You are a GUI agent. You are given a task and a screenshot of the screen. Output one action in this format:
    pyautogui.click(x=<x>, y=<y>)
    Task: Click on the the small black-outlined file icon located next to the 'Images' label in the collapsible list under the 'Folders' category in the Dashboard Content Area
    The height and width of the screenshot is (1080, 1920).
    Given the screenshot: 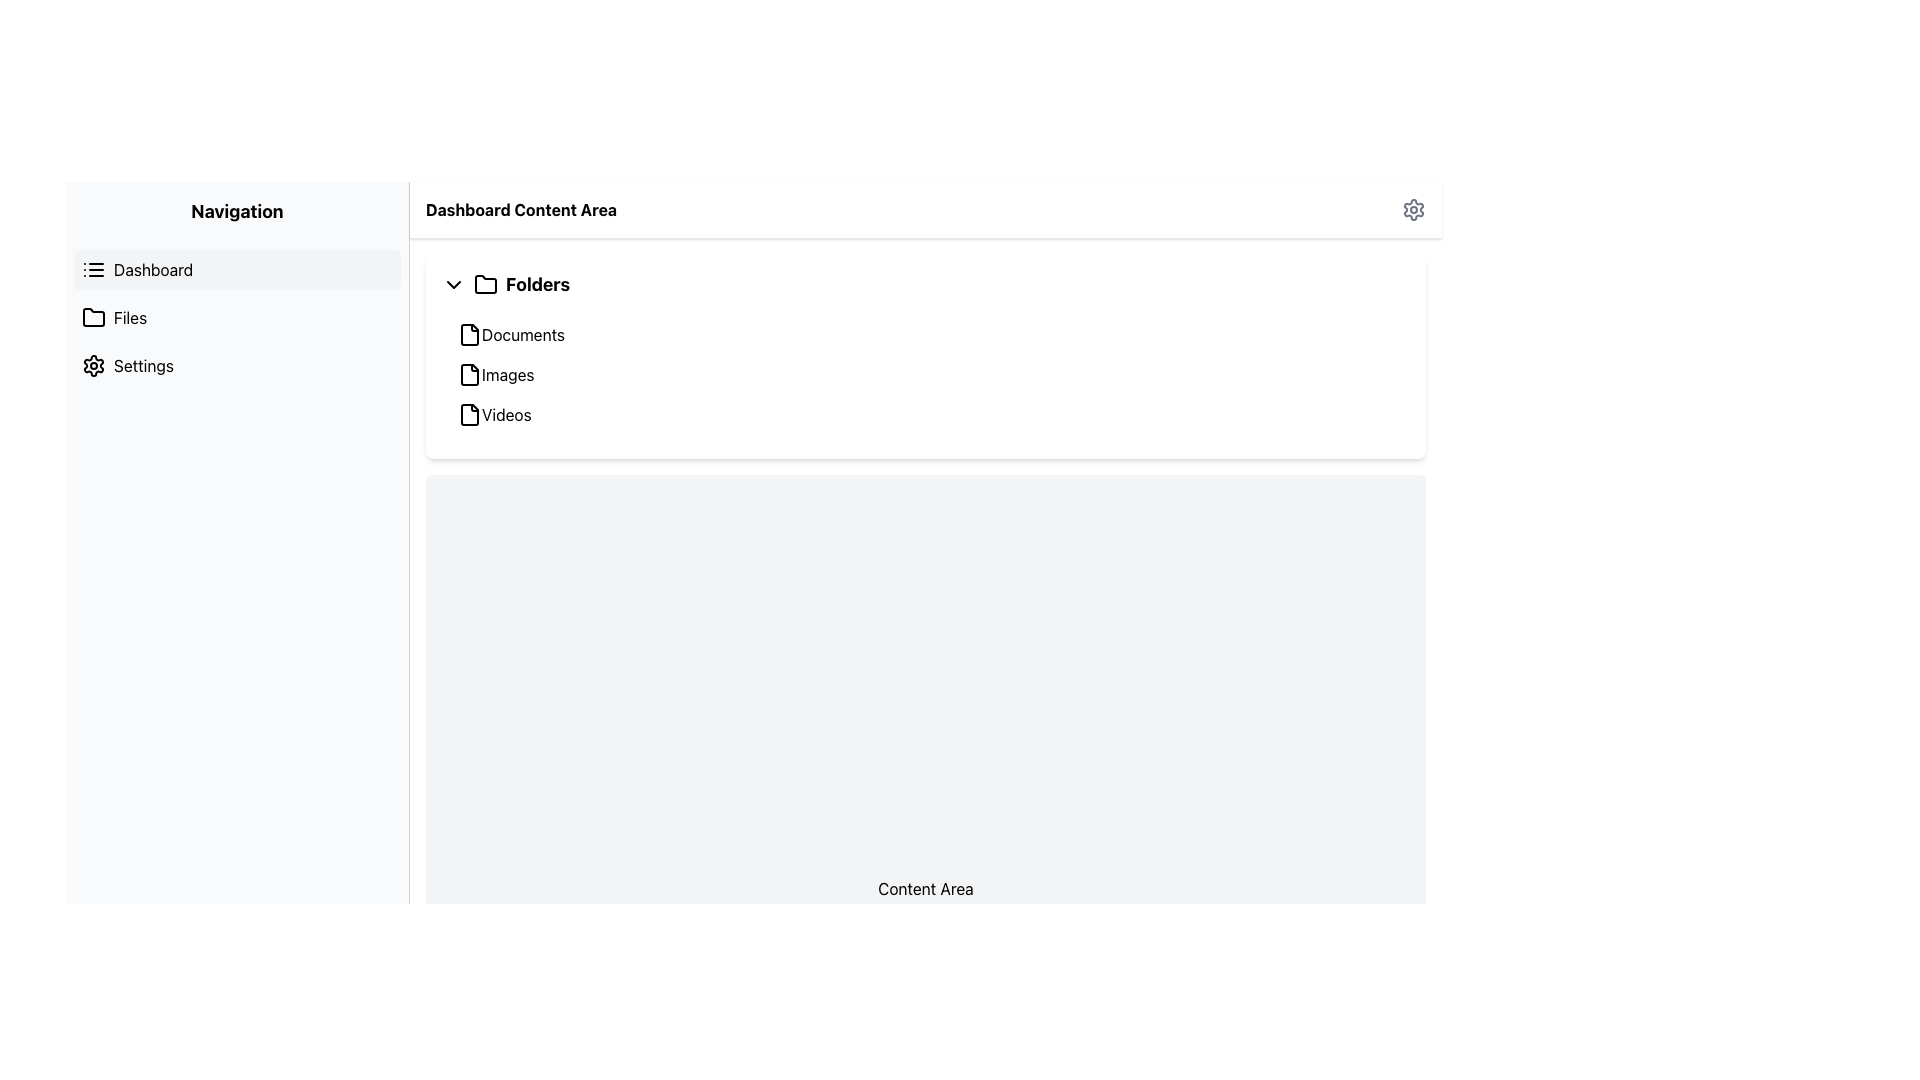 What is the action you would take?
    pyautogui.click(x=469, y=374)
    